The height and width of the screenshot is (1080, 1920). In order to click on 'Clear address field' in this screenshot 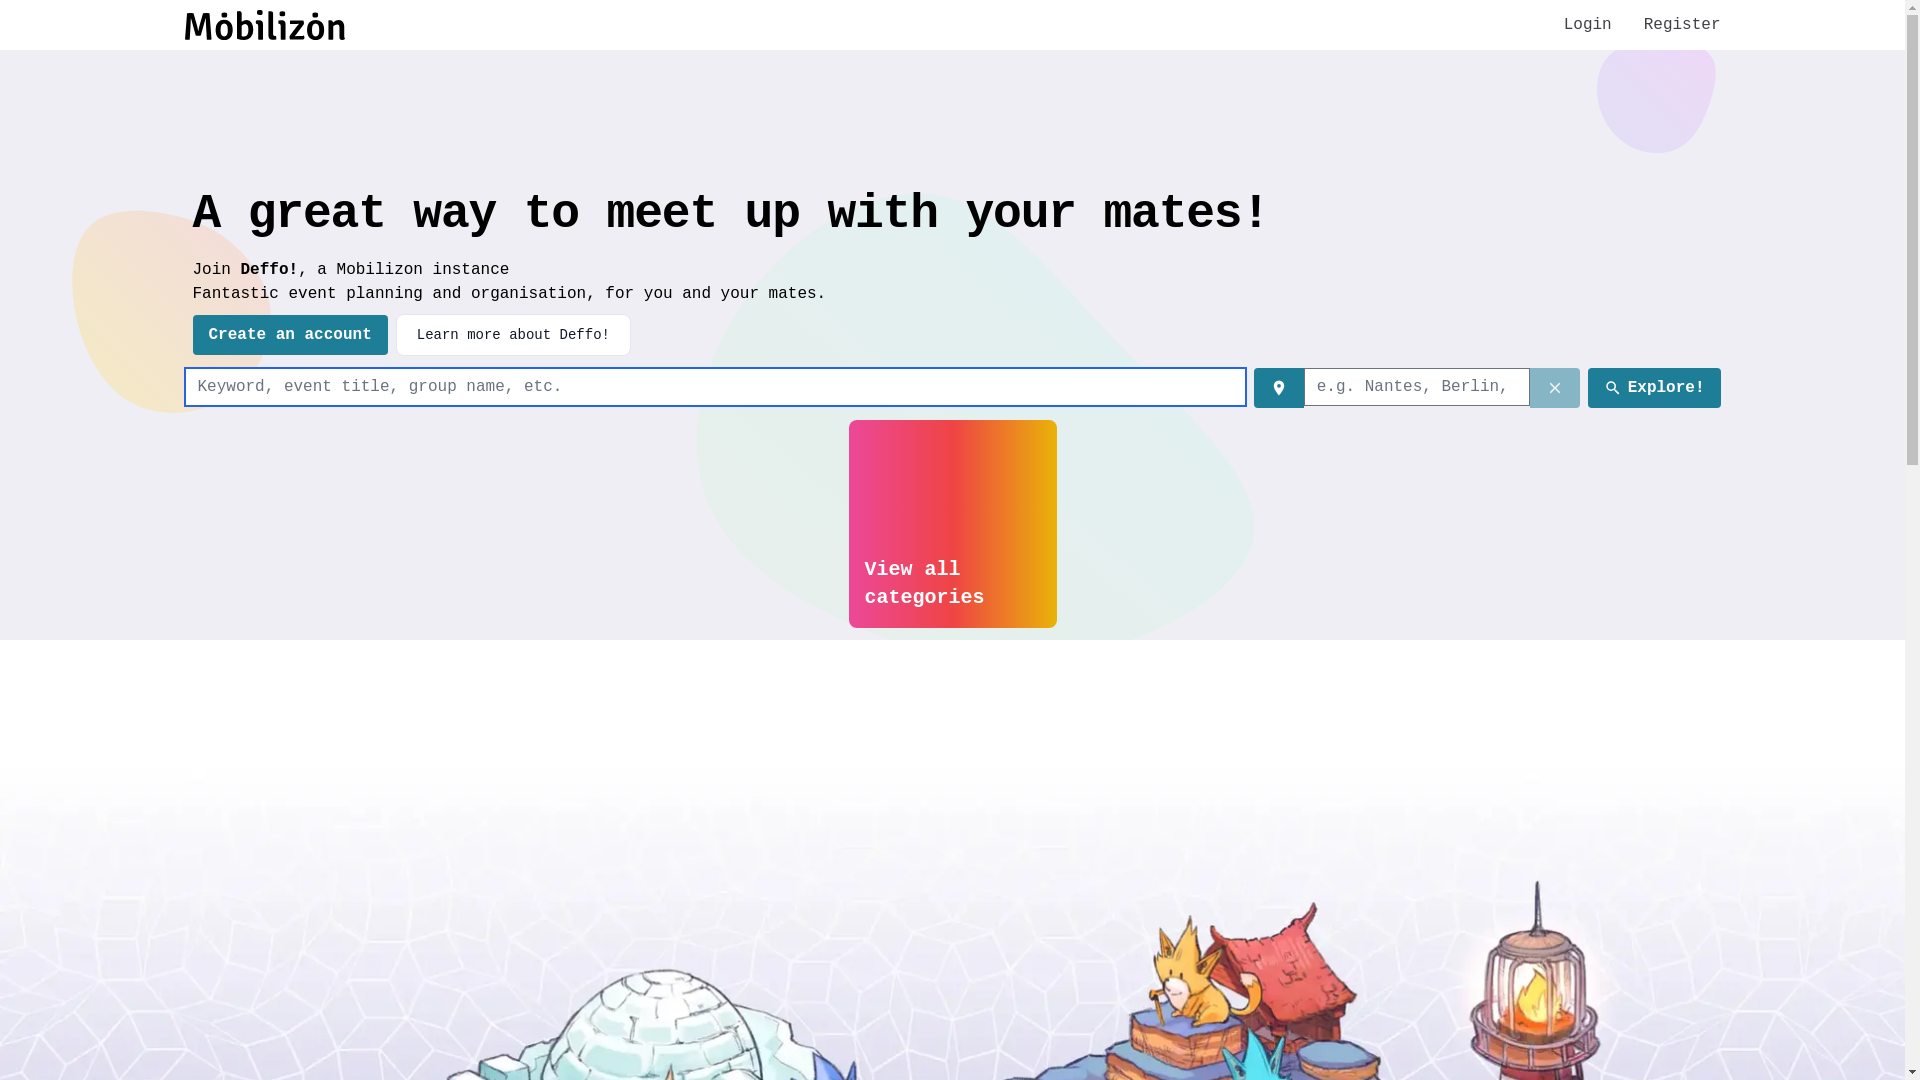, I will do `click(1554, 388)`.